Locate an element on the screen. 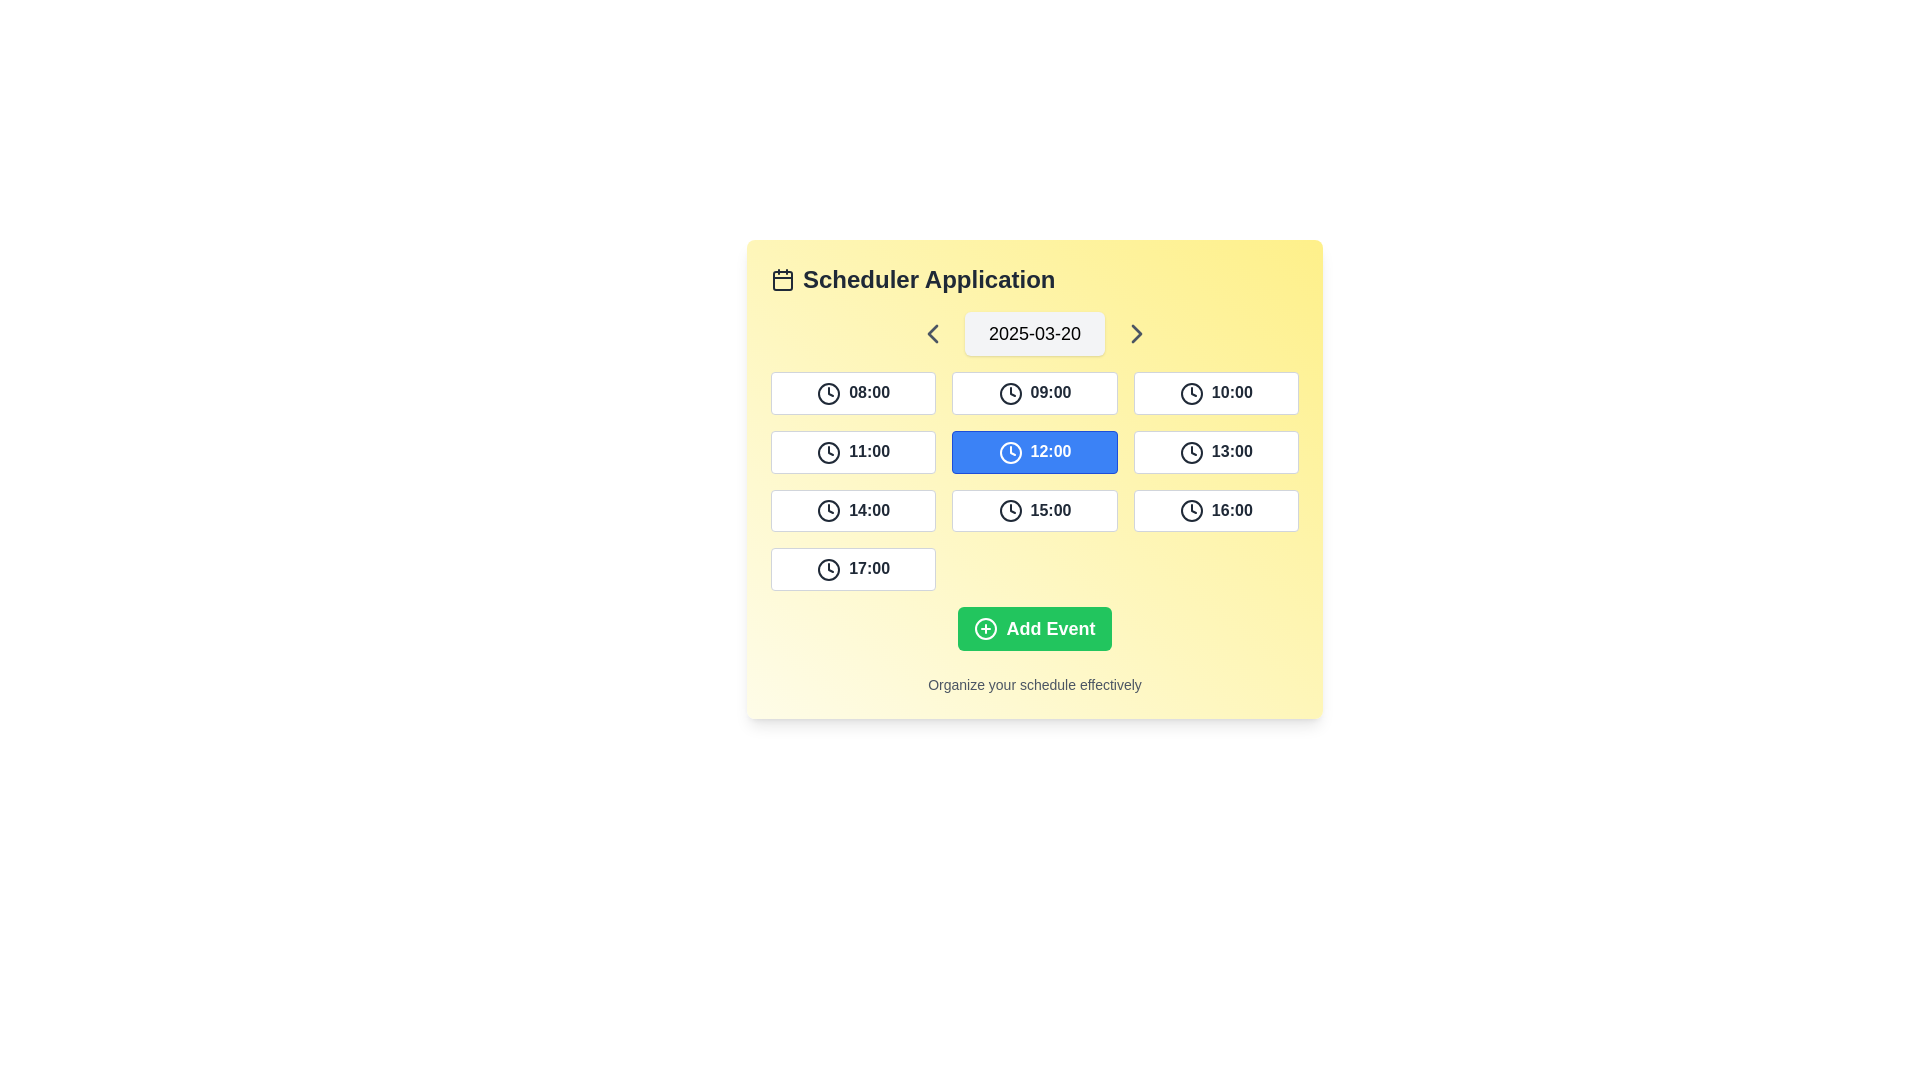 This screenshot has width=1920, height=1080. the blue rectangular button labeled '12:00' with a clock icon, which is positioned in the middle of the fourth row in the scheduler interface is located at coordinates (1035, 452).